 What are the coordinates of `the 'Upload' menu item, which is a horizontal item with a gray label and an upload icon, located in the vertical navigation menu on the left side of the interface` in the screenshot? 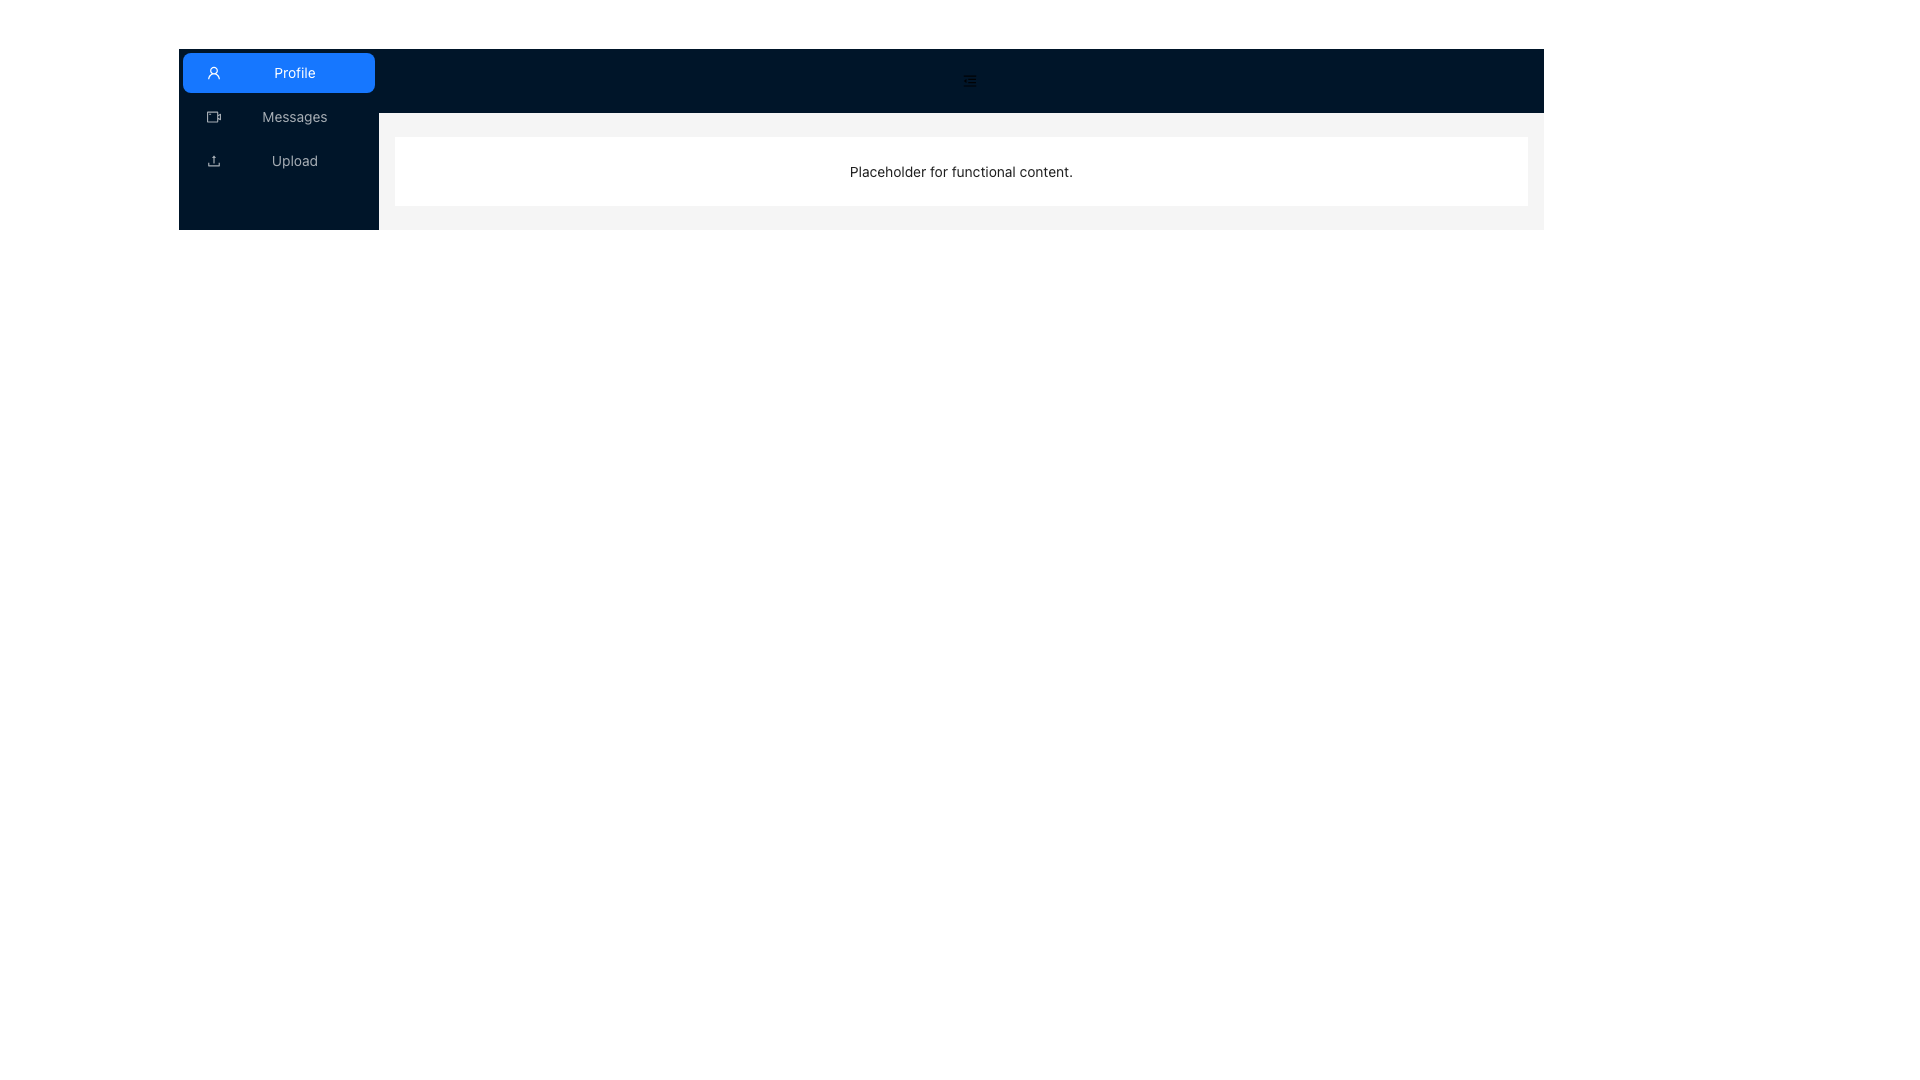 It's located at (277, 160).